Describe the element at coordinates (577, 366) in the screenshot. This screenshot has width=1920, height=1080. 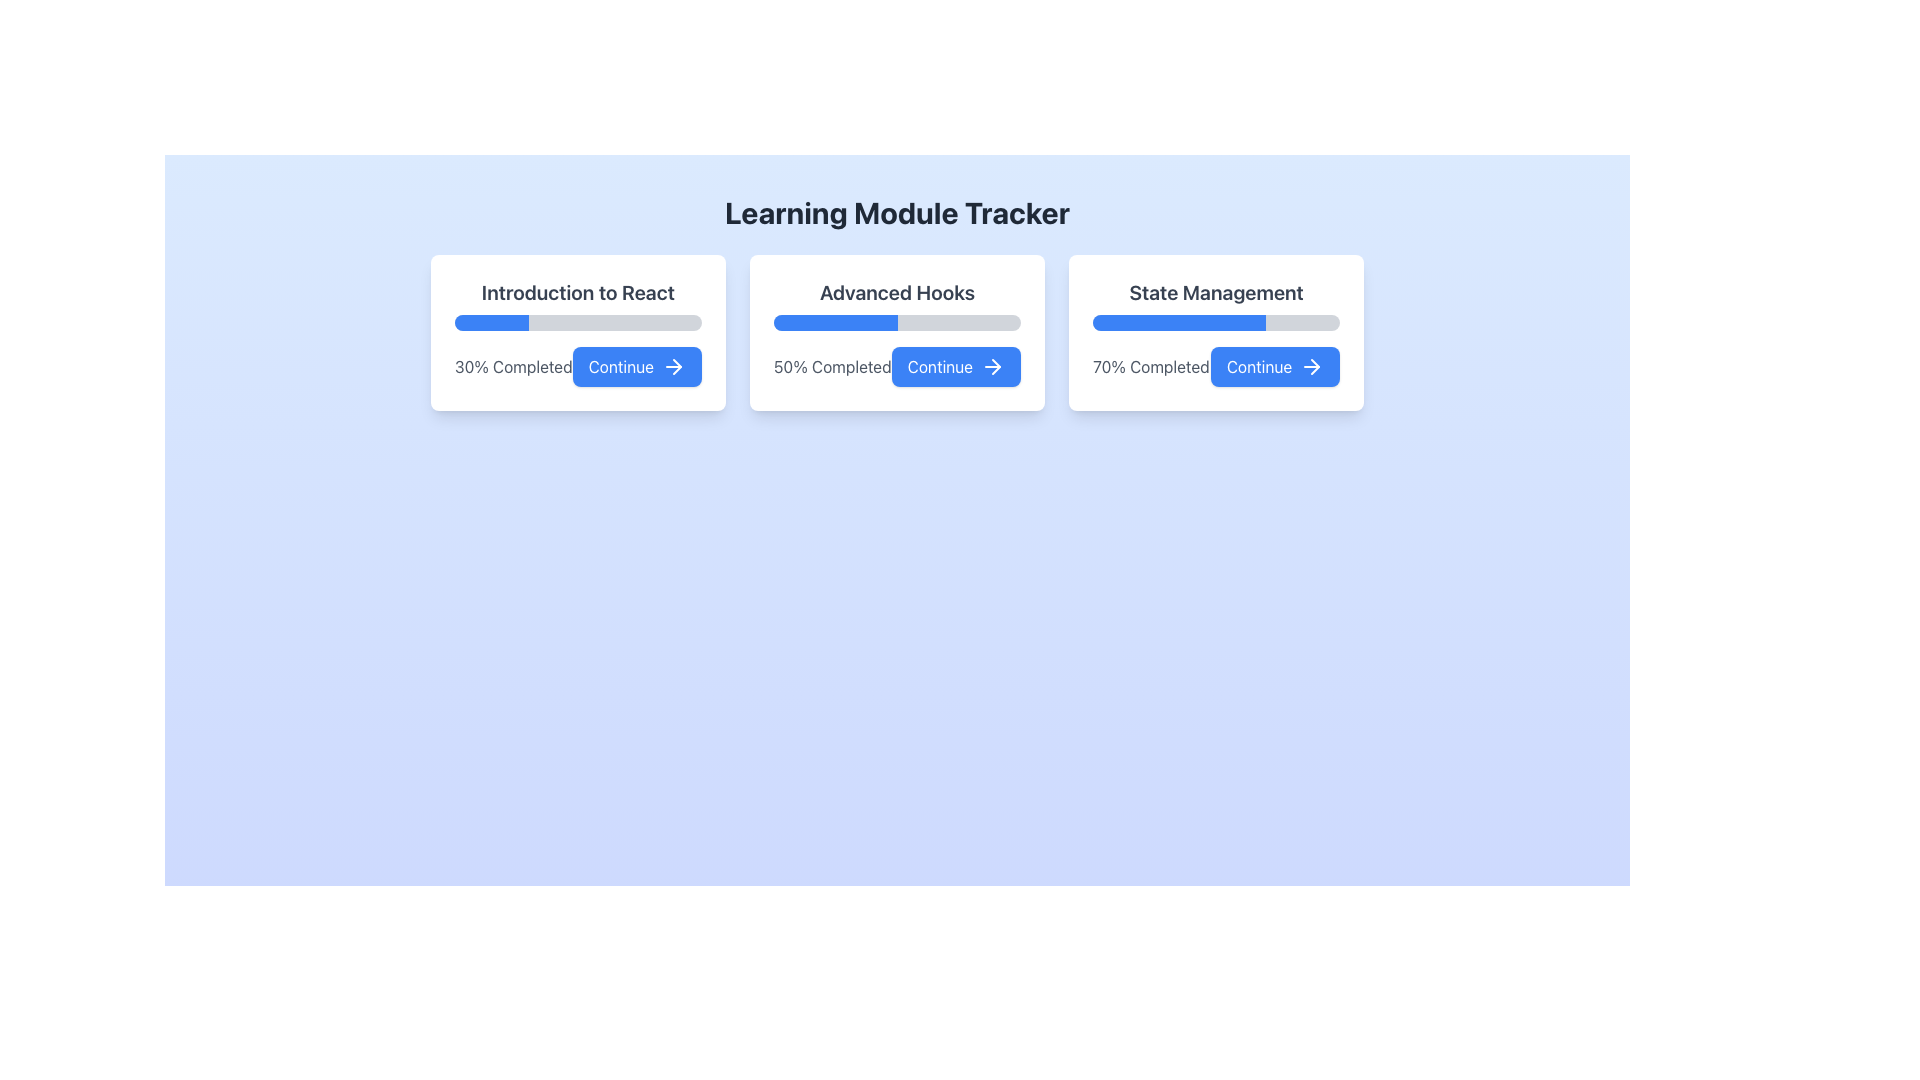
I see `the 'Continue' button with a right arrow icon located at the bottom of the 'Introduction to React' card` at that location.